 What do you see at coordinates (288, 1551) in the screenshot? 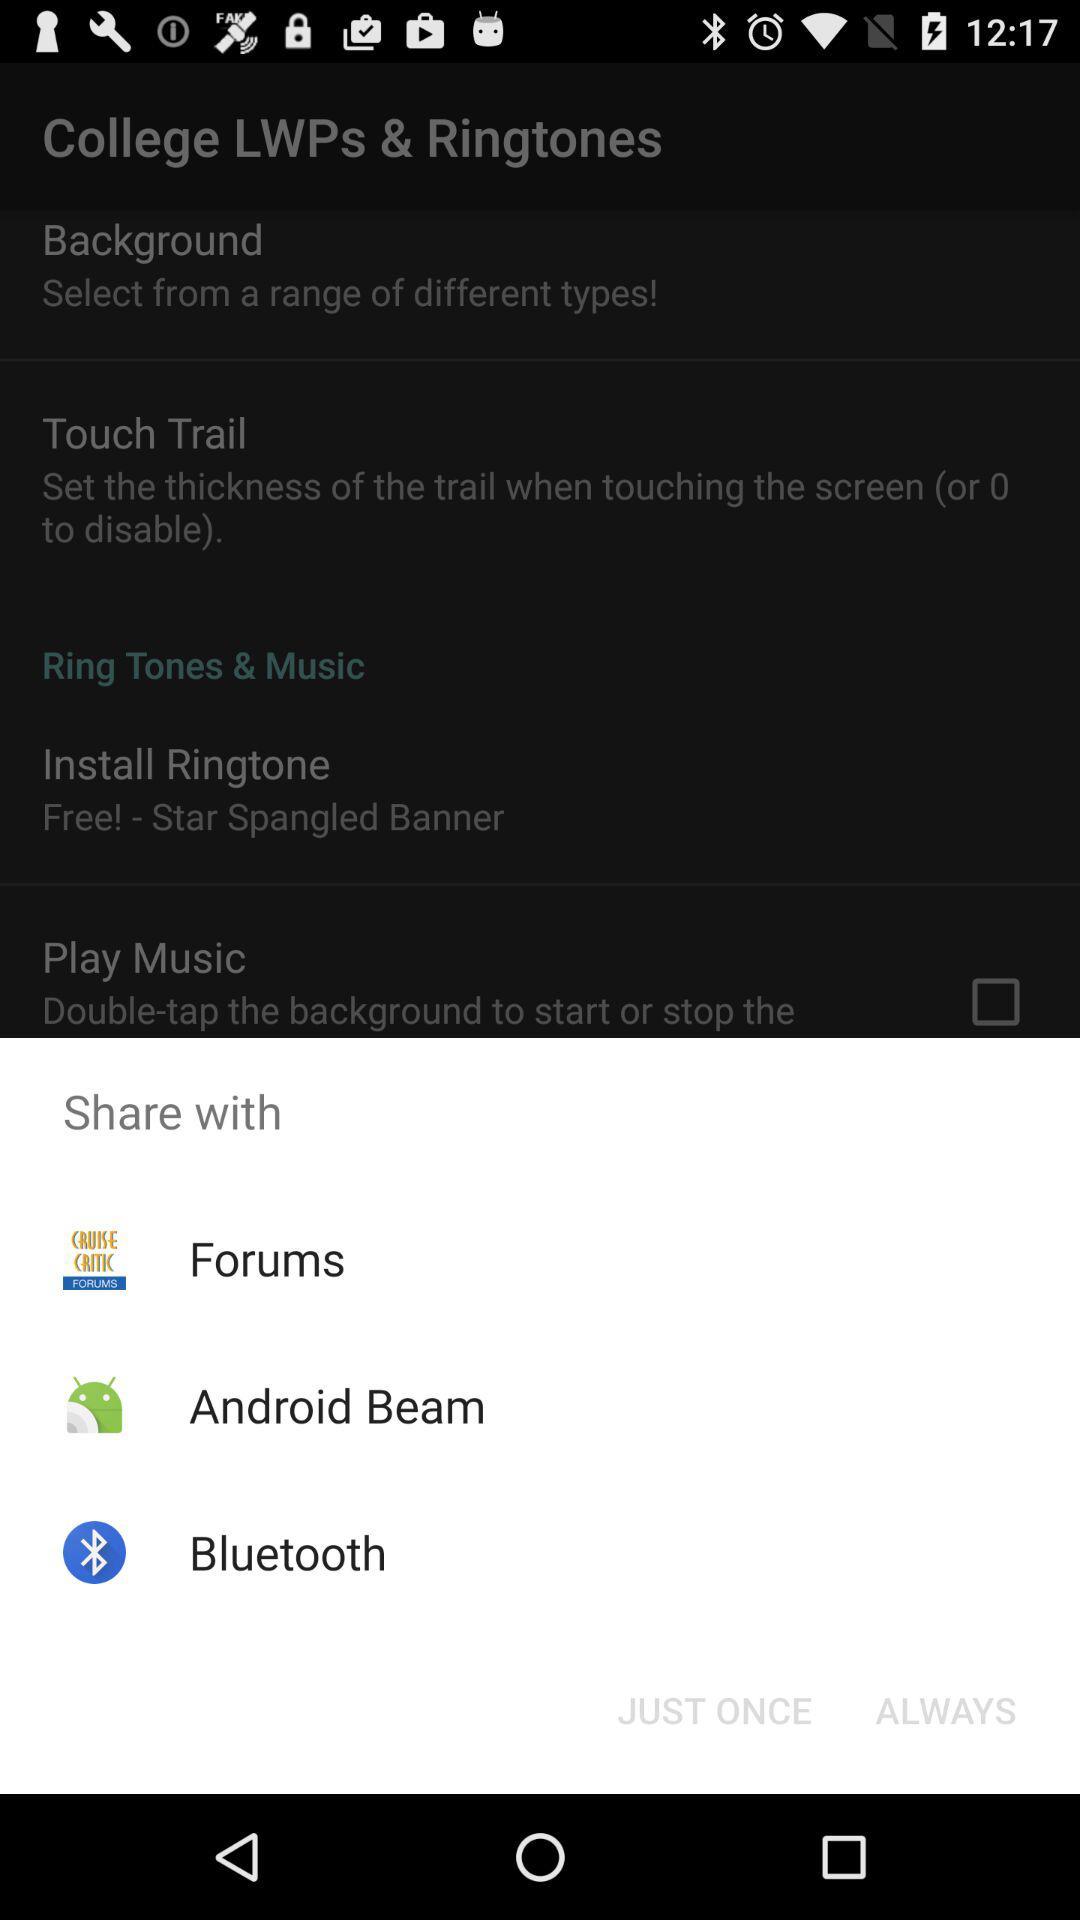
I see `item below android beam item` at bounding box center [288, 1551].